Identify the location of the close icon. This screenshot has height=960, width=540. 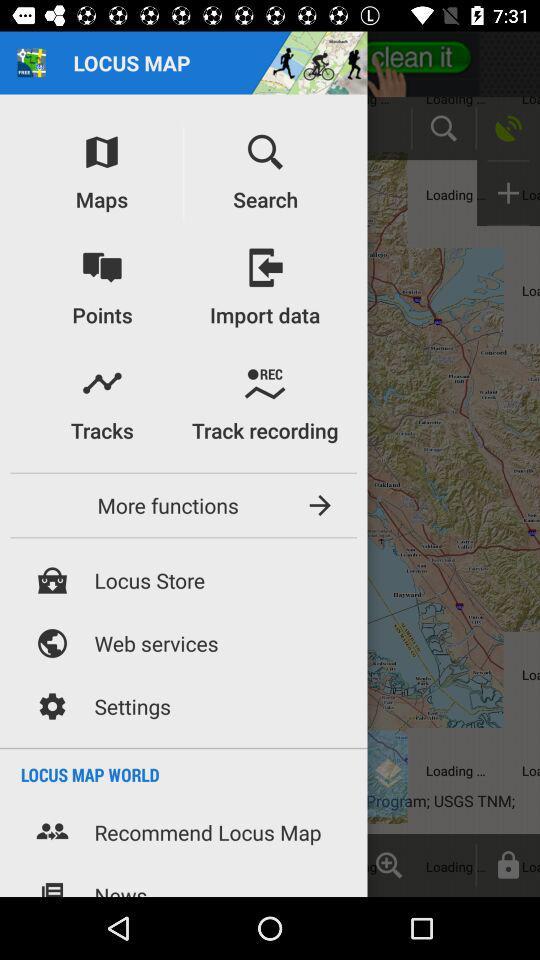
(214, 864).